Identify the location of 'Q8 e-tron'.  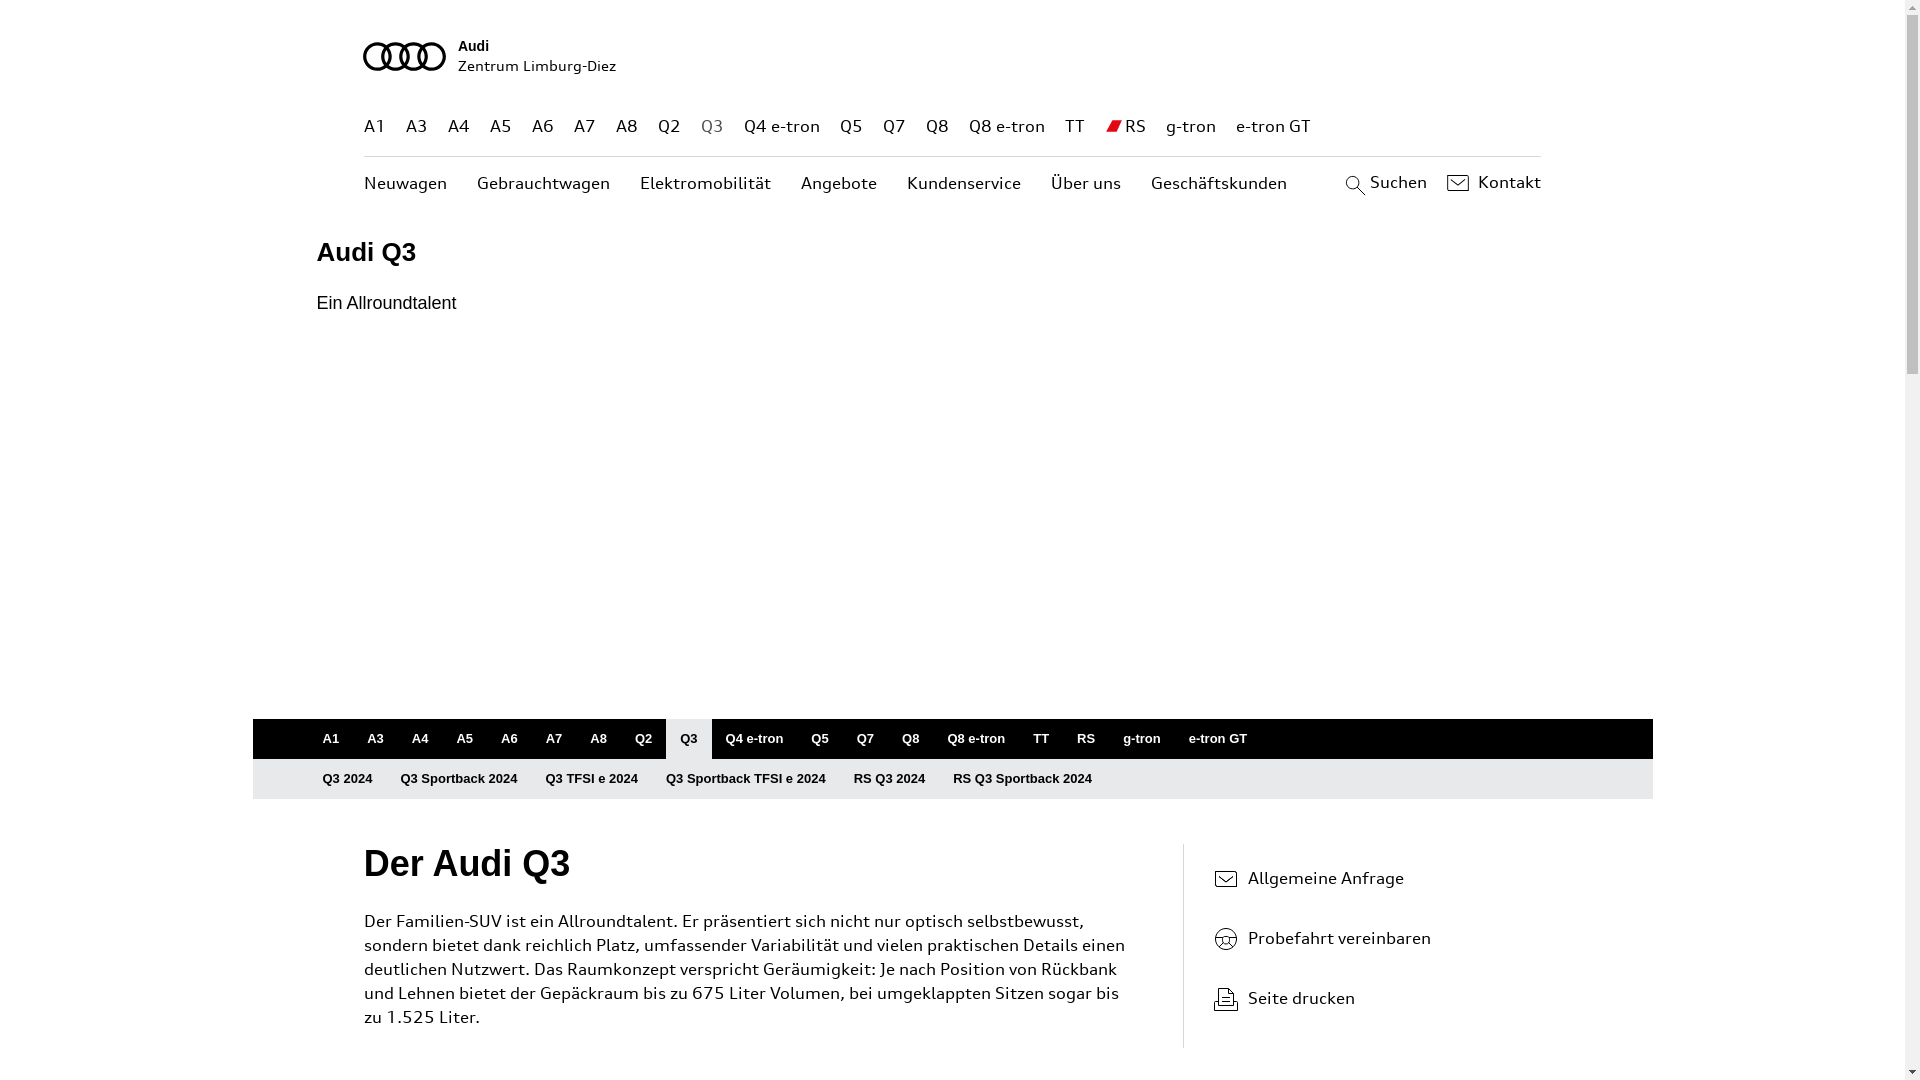
(1007, 126).